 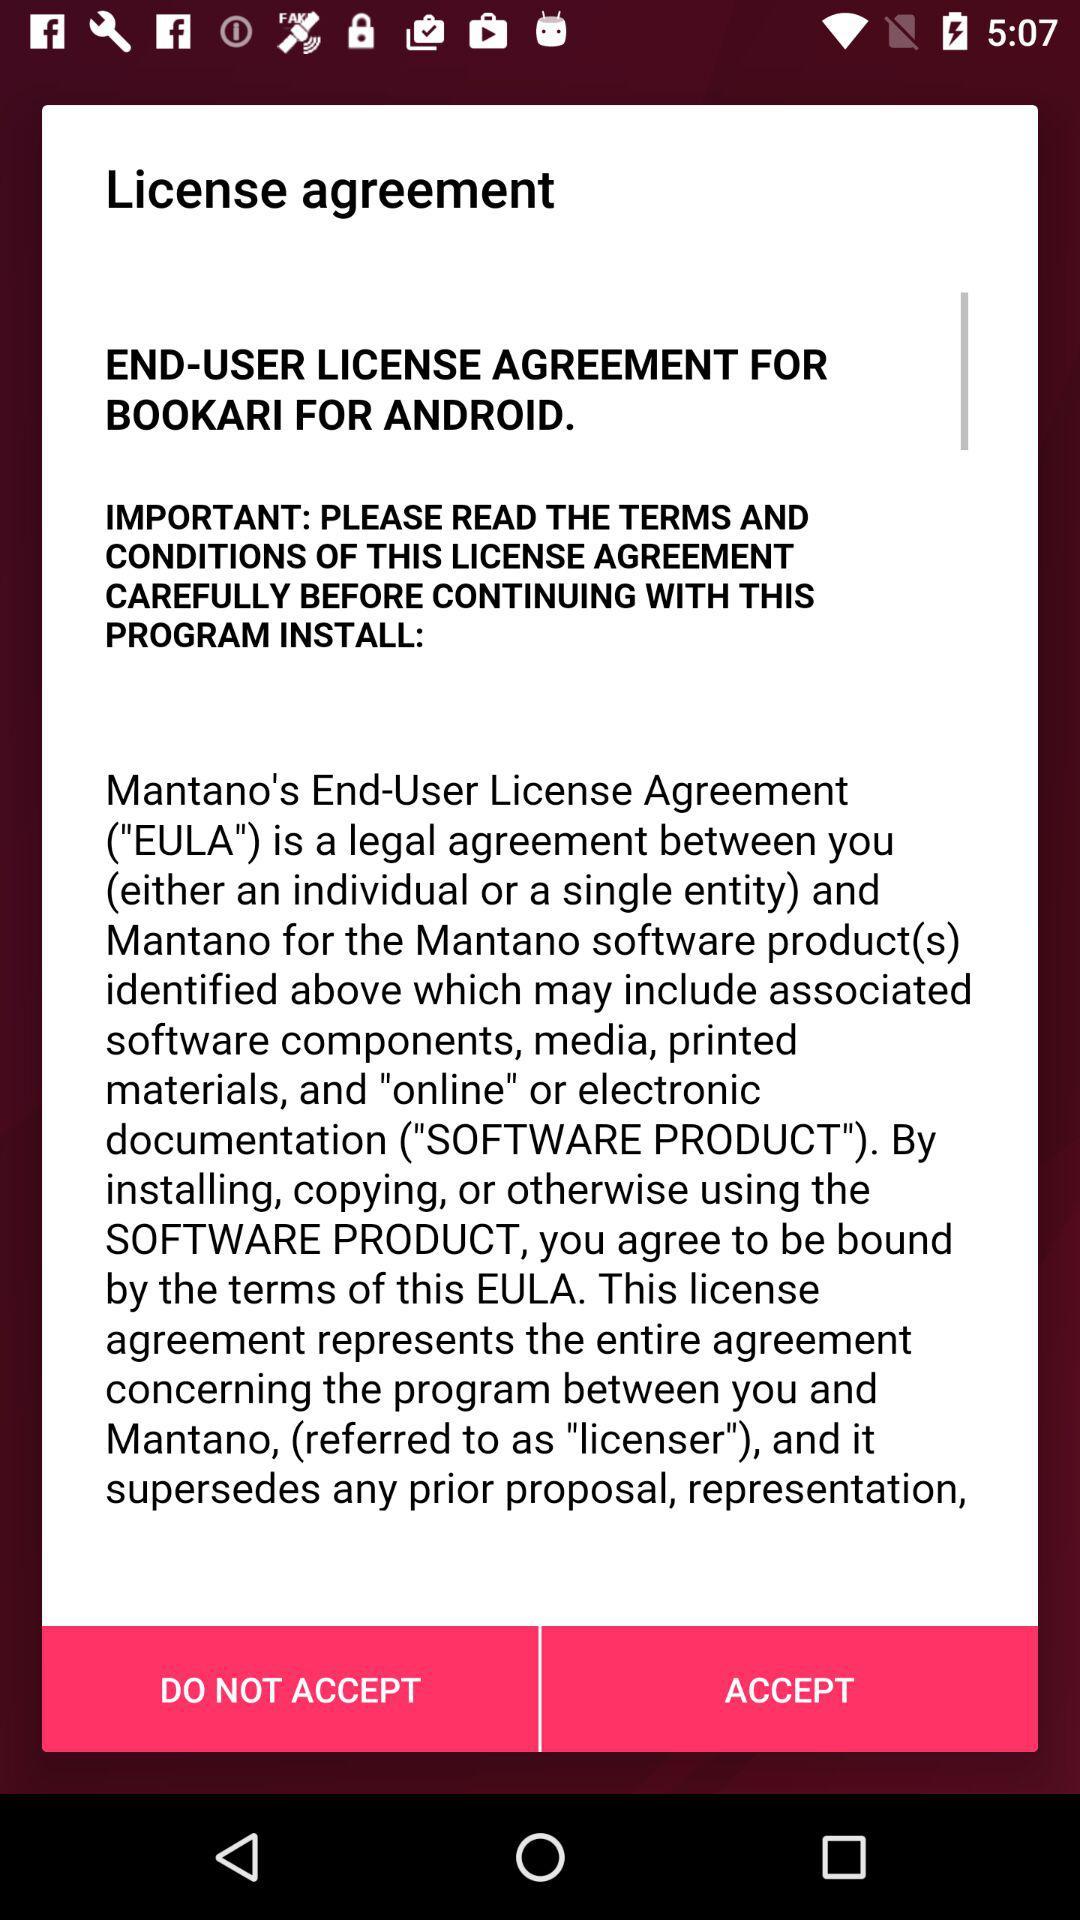 What do you see at coordinates (540, 896) in the screenshot?
I see `the item below license agreement` at bounding box center [540, 896].